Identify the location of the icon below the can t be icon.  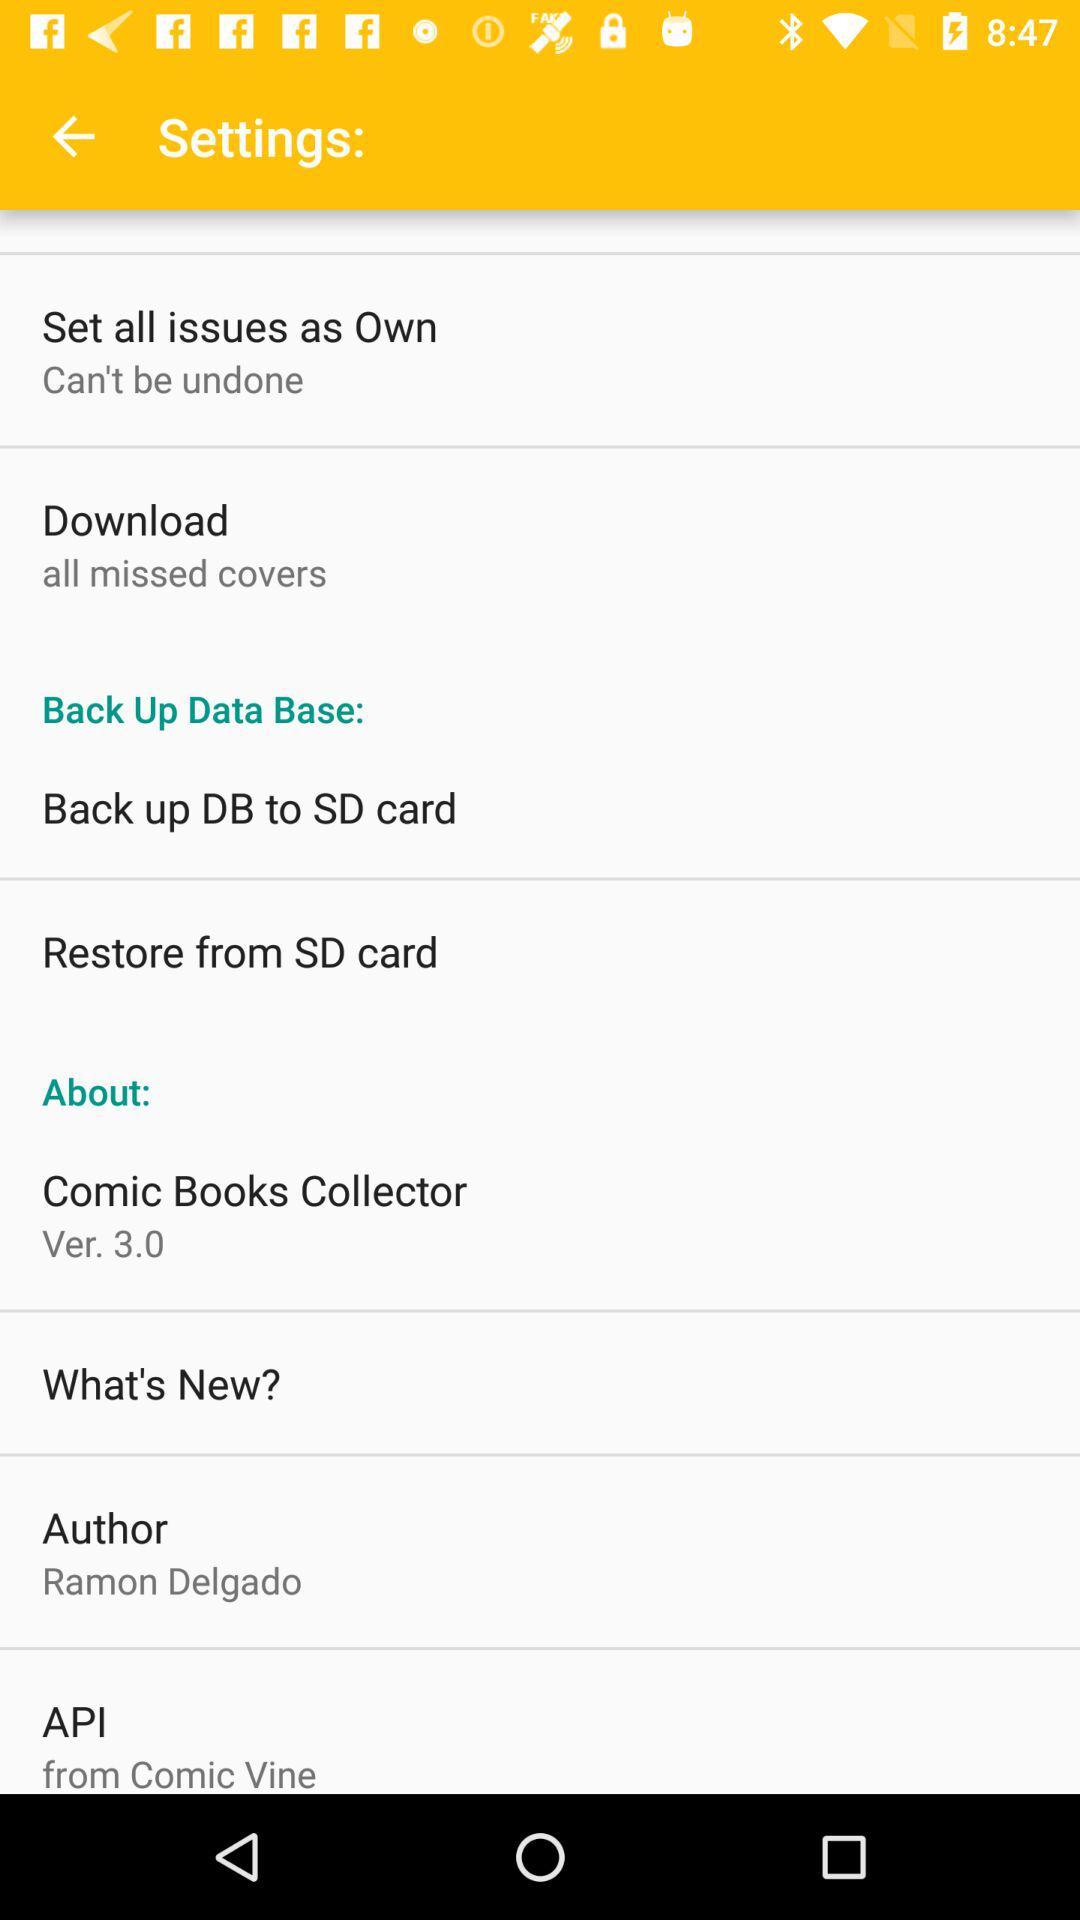
(135, 518).